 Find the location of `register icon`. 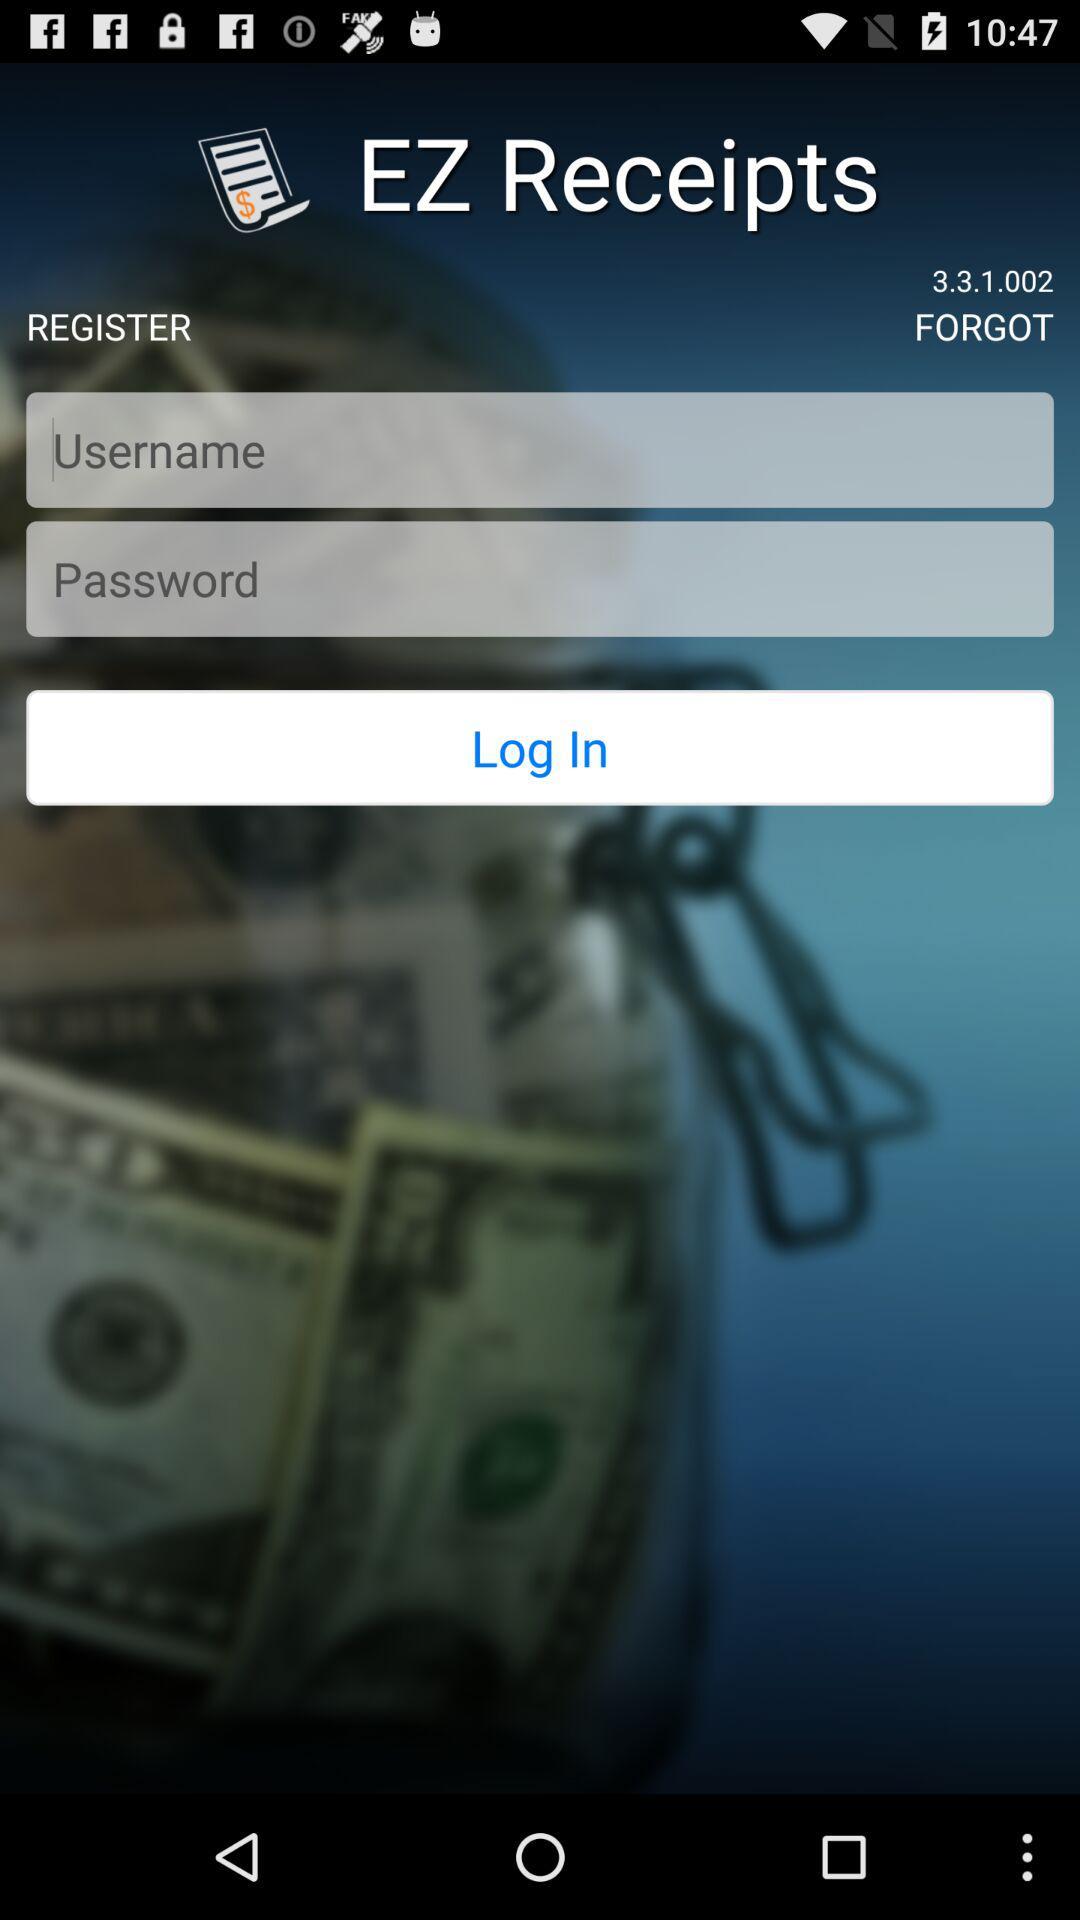

register icon is located at coordinates (108, 326).